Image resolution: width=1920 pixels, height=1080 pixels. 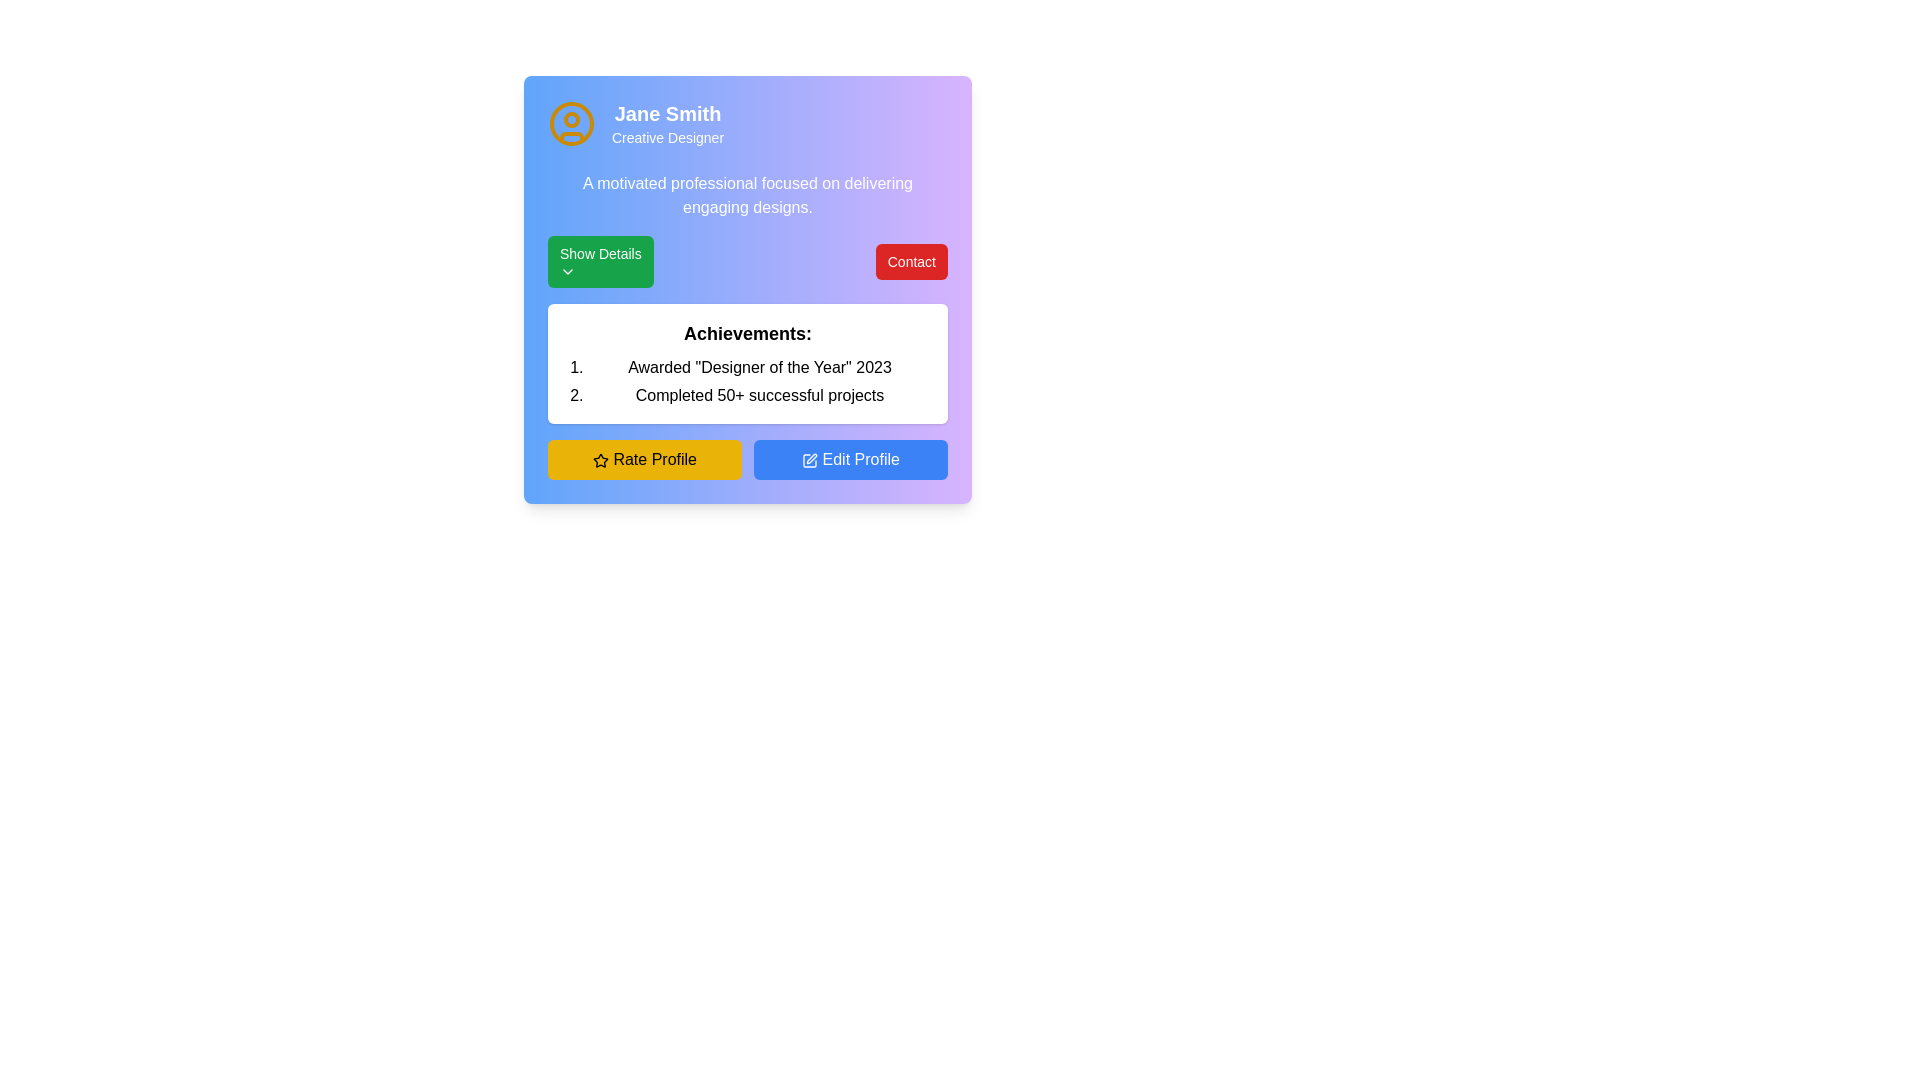 What do you see at coordinates (810, 460) in the screenshot?
I see `the icon that emphasizes the editing functionality within the 'Edit Profile' button located at the bottom-right of the profile card interface` at bounding box center [810, 460].